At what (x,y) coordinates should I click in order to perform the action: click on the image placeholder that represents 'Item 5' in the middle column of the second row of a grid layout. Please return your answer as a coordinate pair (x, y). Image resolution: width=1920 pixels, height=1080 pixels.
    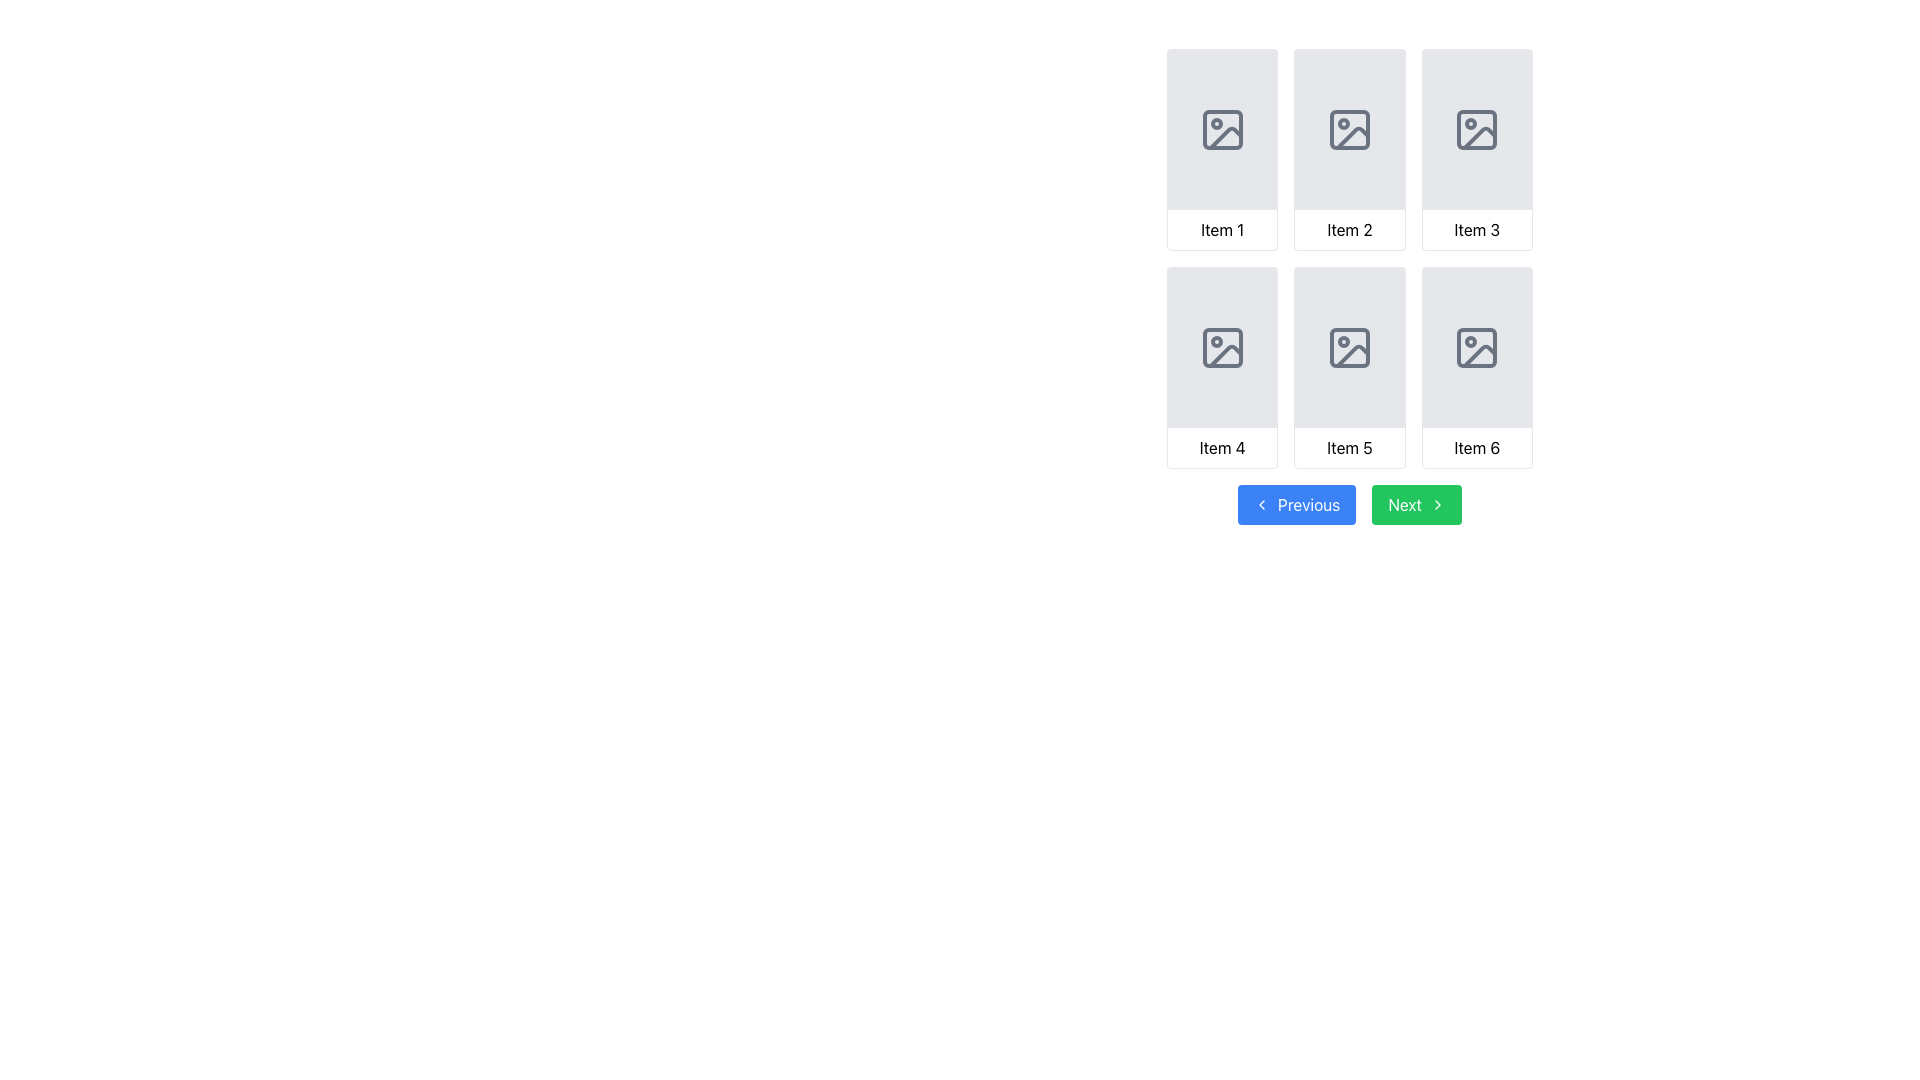
    Looking at the image, I should click on (1349, 346).